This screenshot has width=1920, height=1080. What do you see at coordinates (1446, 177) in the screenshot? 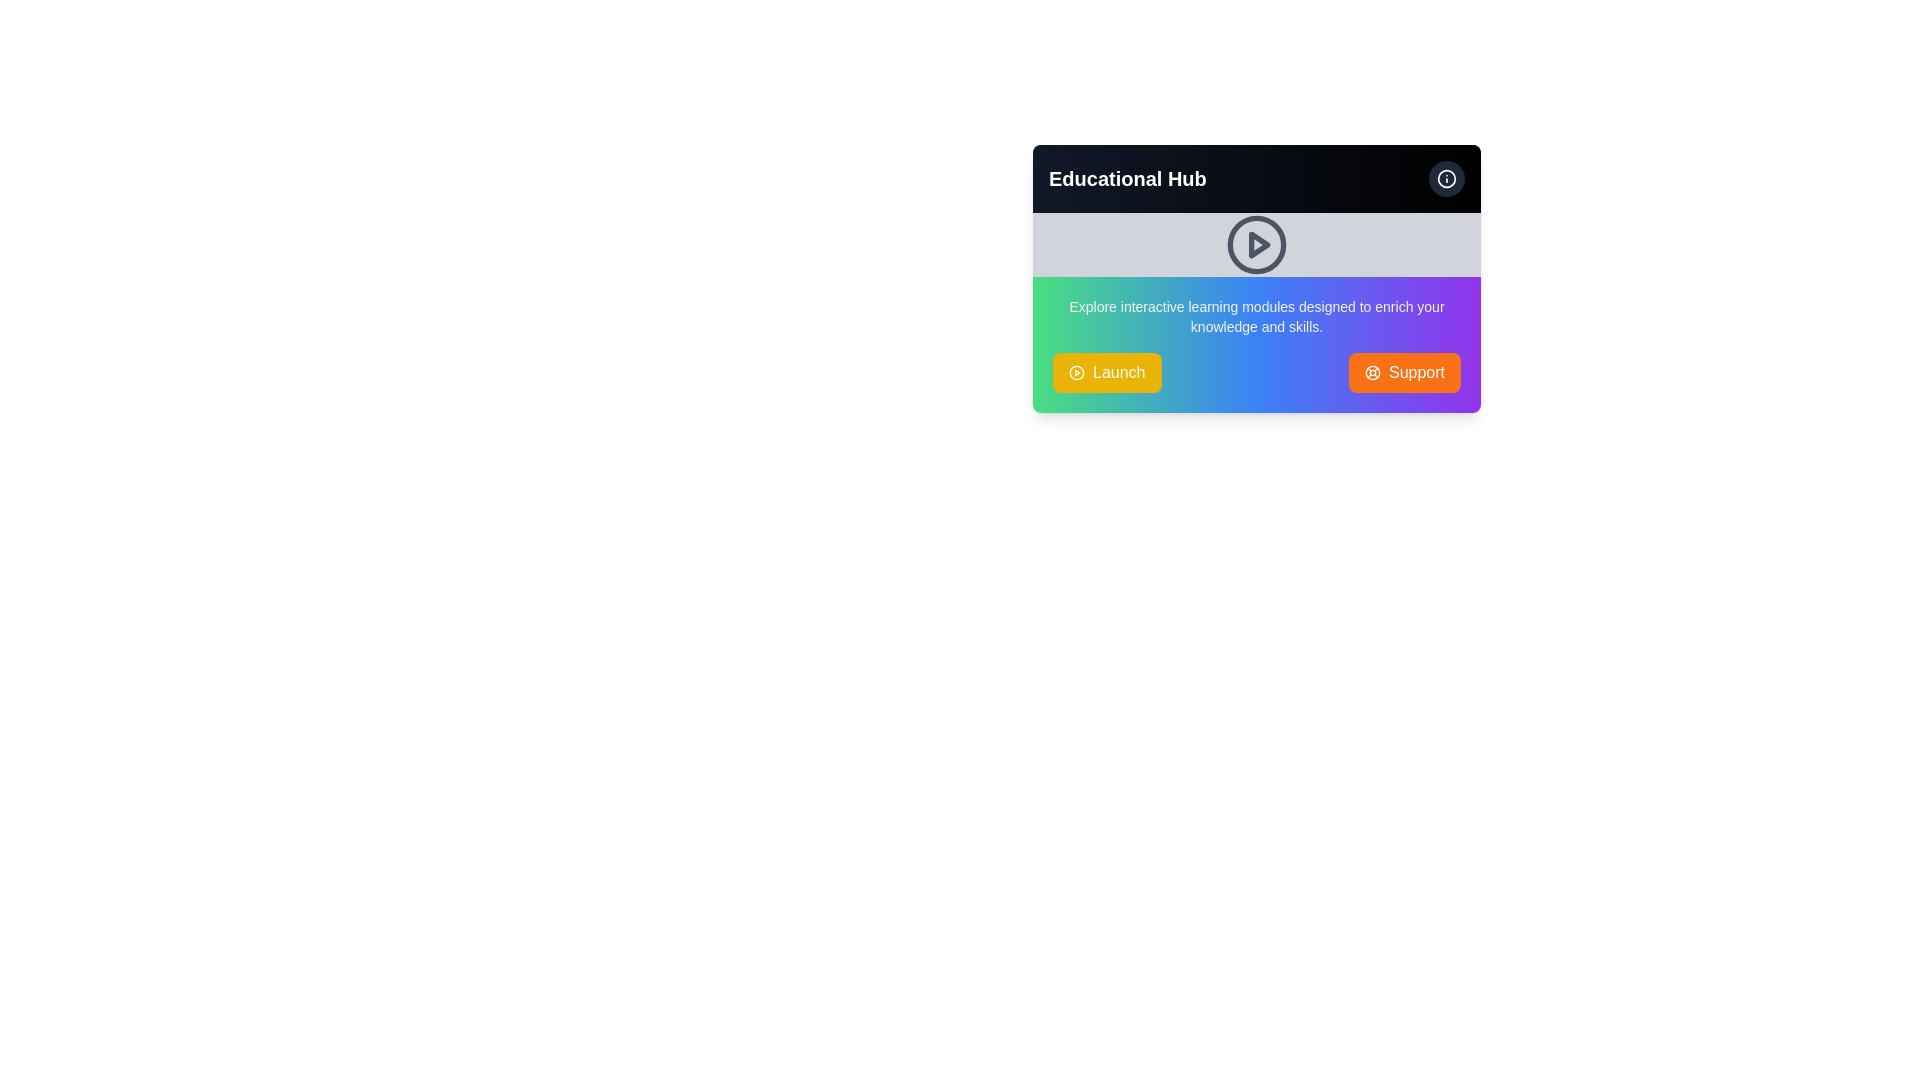
I see `the informational button located in the upper-right corner of the 'Educational Hub' header` at bounding box center [1446, 177].